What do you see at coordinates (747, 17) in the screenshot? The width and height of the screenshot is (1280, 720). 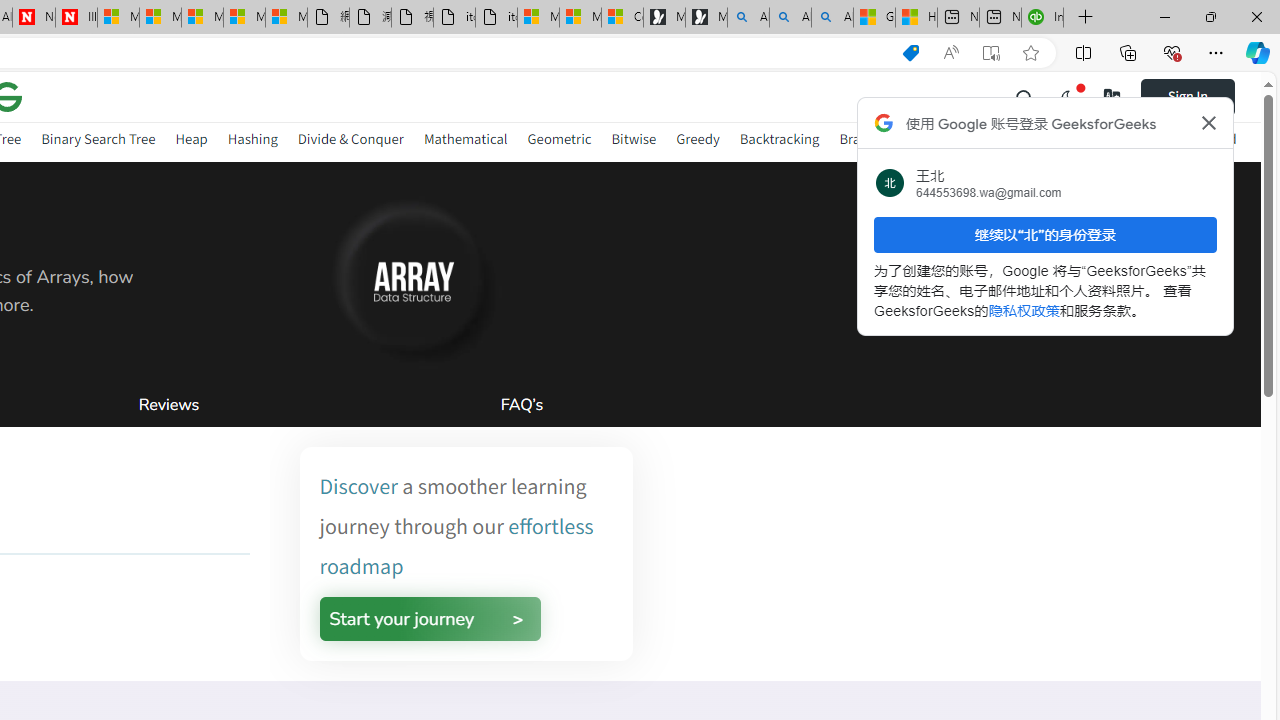 I see `'Alabama high school quarterback dies - Search'` at bounding box center [747, 17].